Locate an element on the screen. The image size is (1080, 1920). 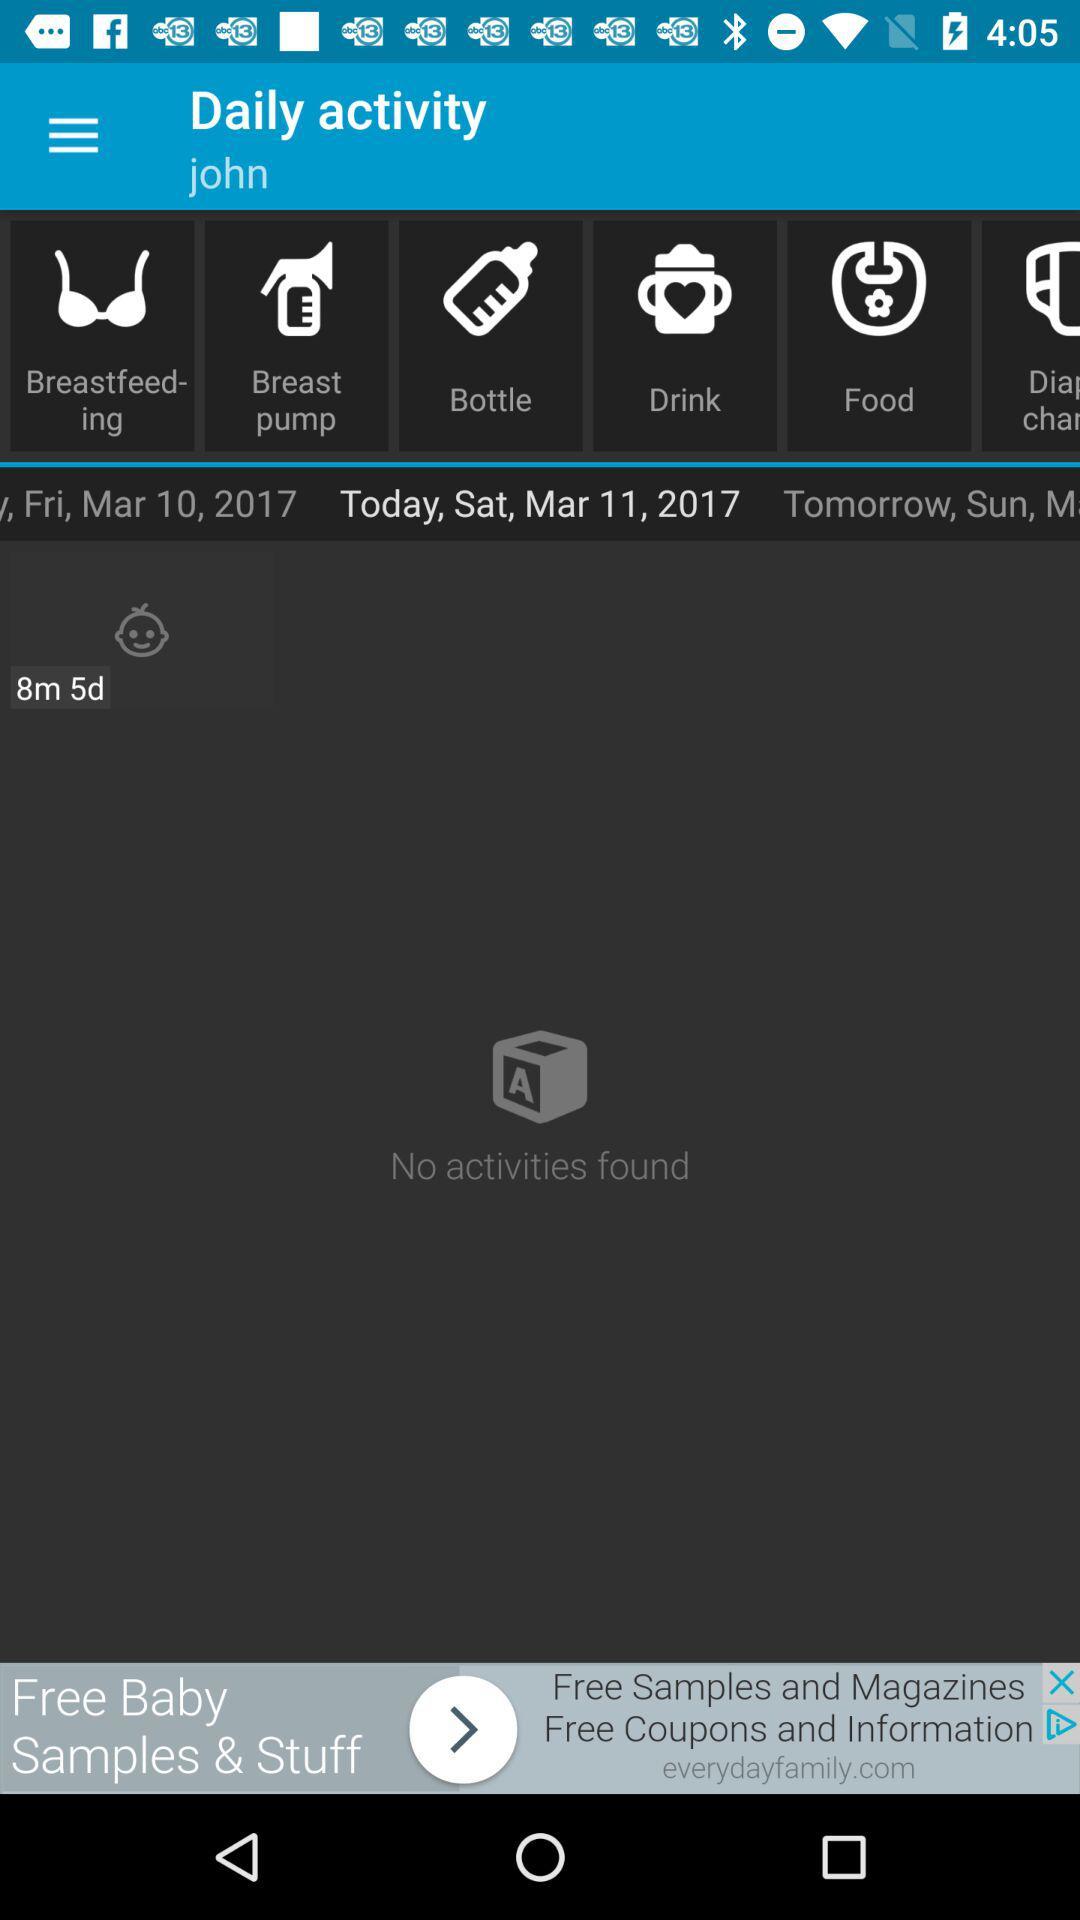
drink is located at coordinates (684, 336).